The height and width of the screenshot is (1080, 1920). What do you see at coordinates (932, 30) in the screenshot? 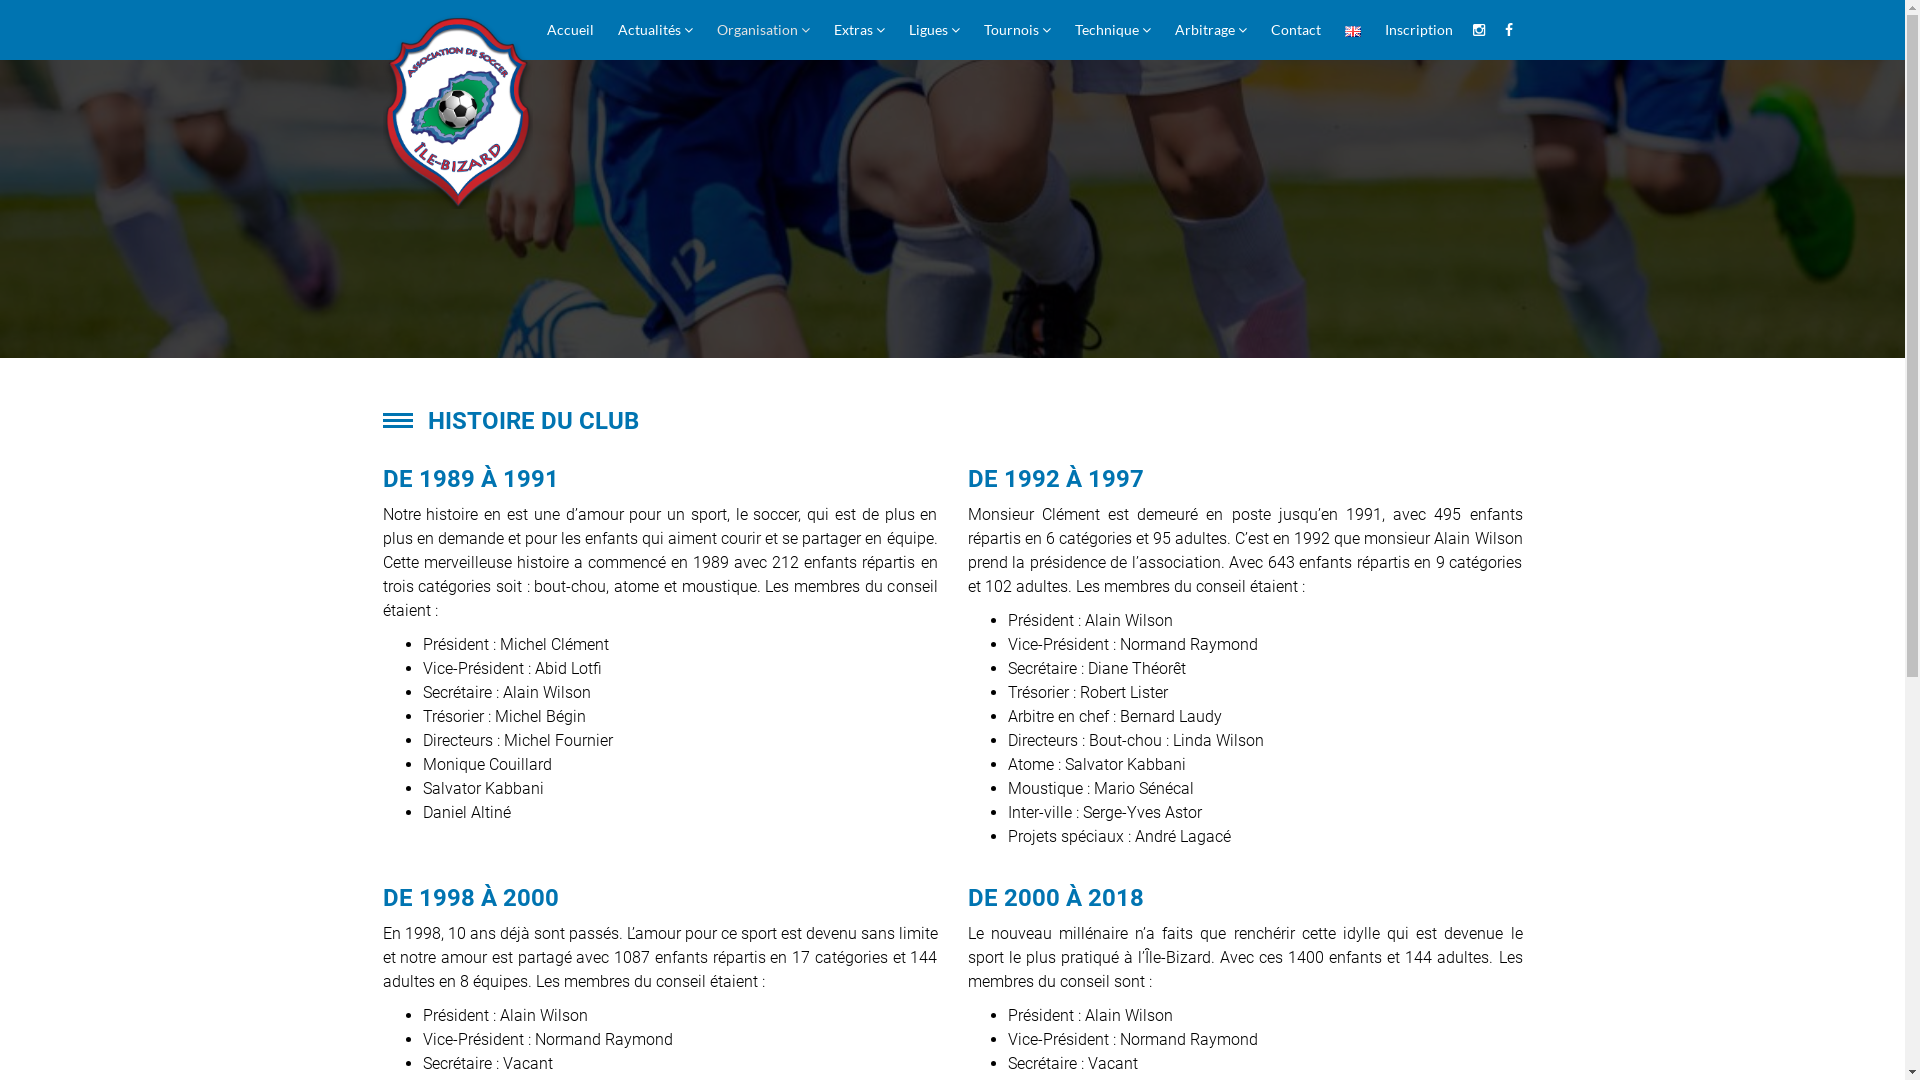
I see `'Ligues'` at bounding box center [932, 30].